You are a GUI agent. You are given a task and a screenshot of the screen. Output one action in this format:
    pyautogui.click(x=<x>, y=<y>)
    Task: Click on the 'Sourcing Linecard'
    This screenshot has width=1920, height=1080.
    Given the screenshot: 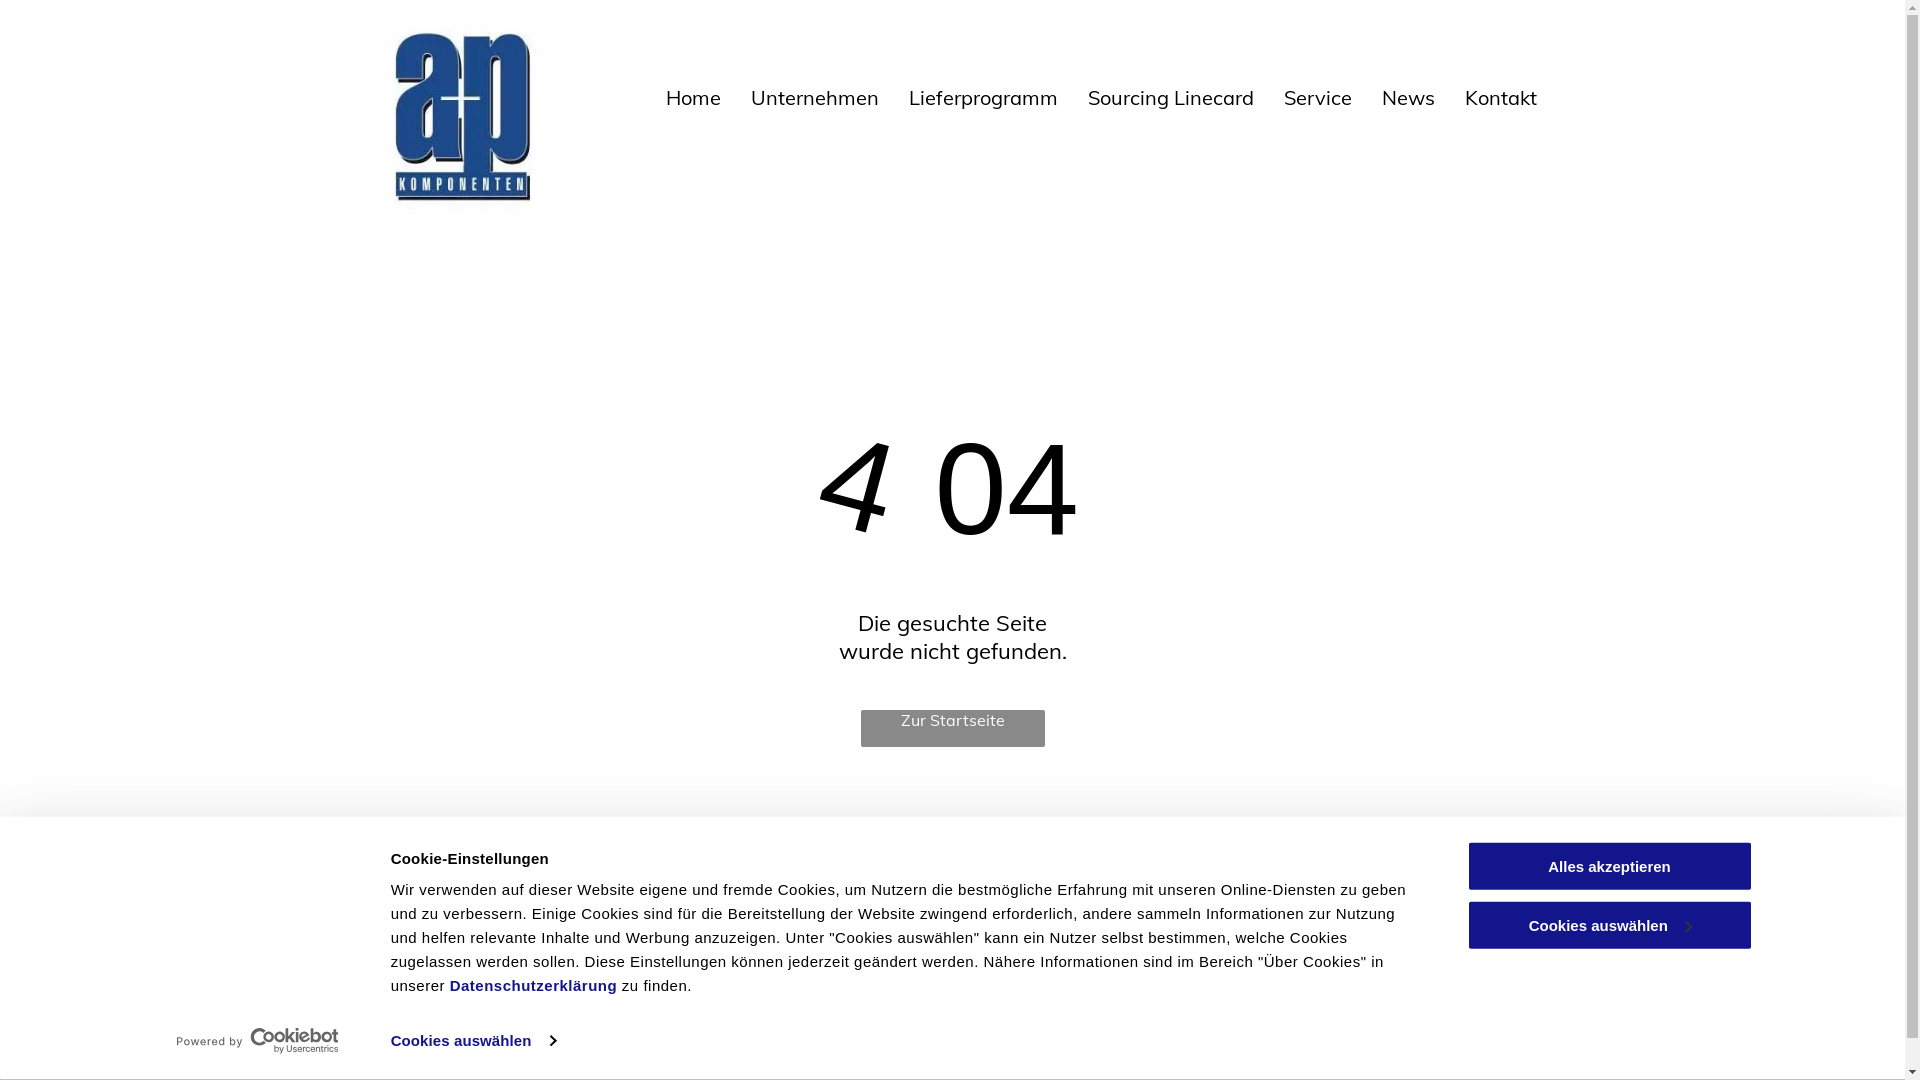 What is the action you would take?
    pyautogui.click(x=1056, y=97)
    